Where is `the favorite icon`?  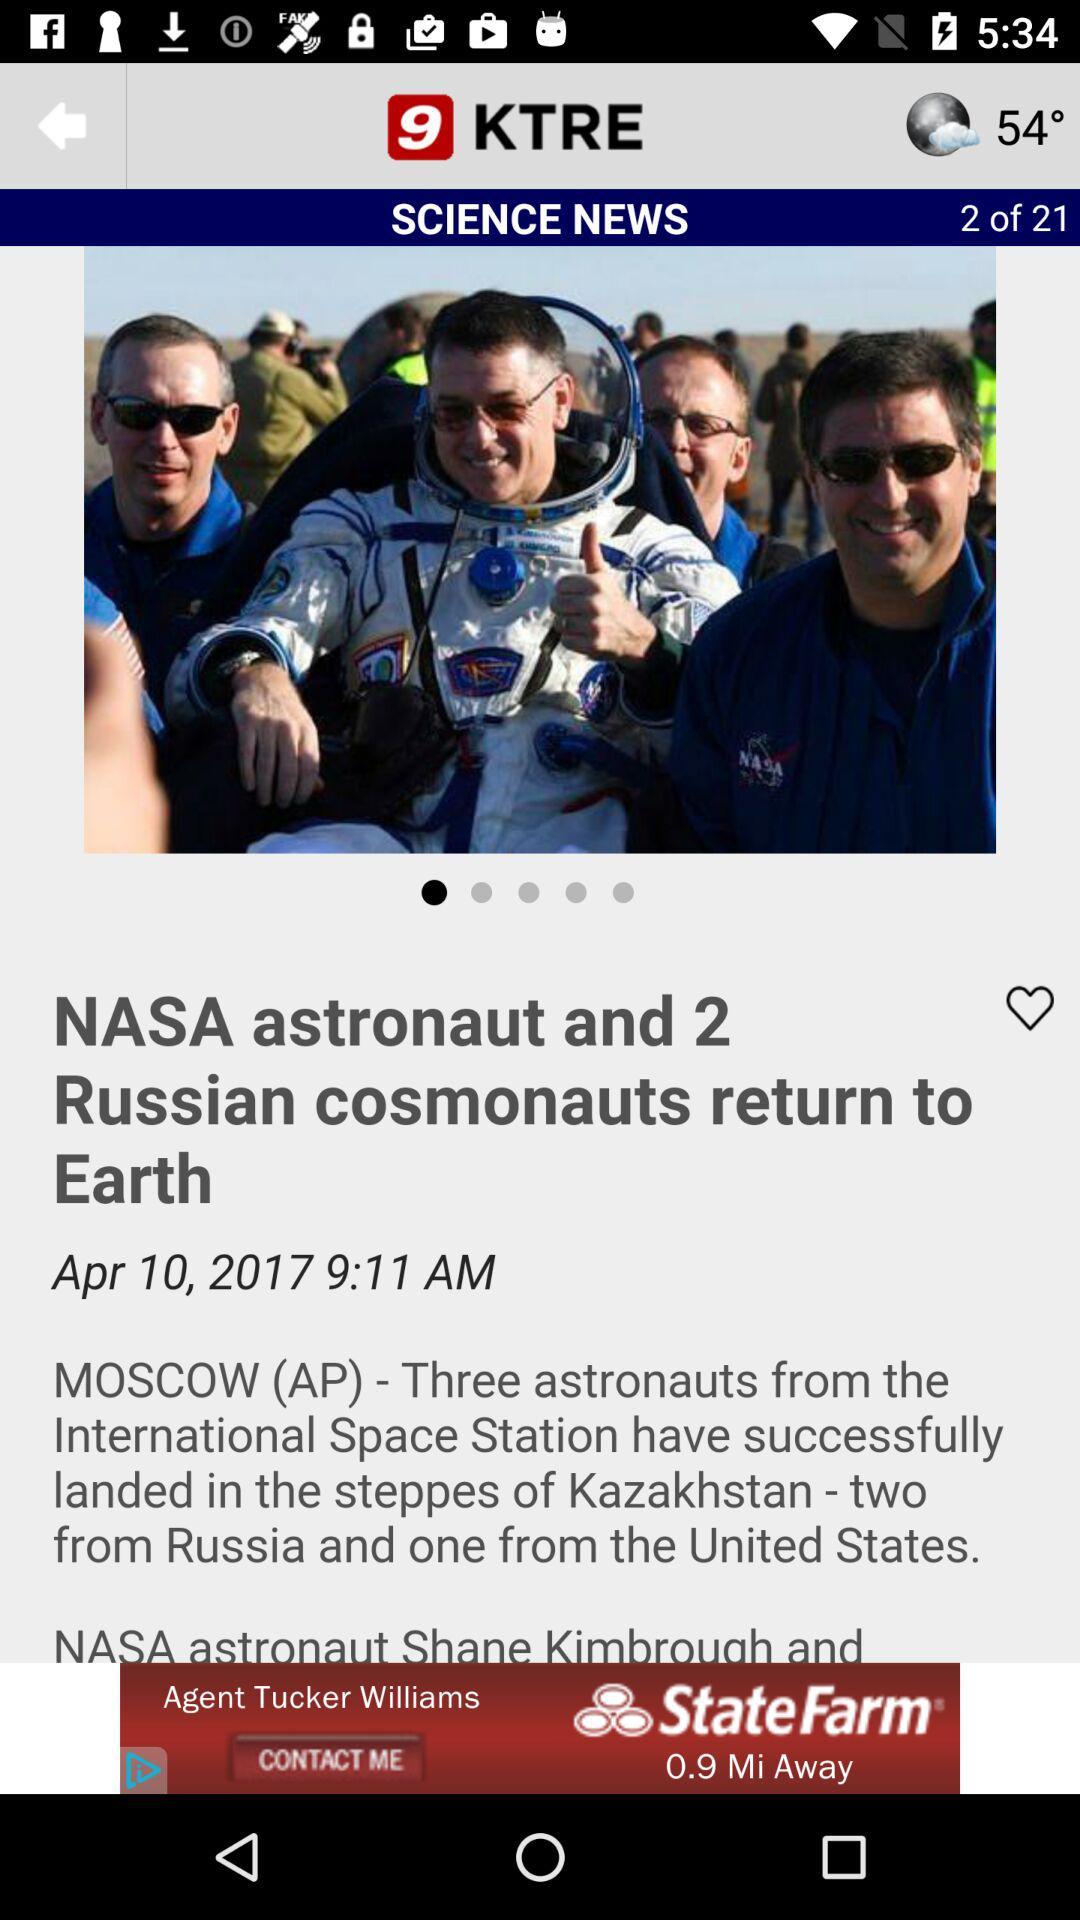 the favorite icon is located at coordinates (1017, 1008).